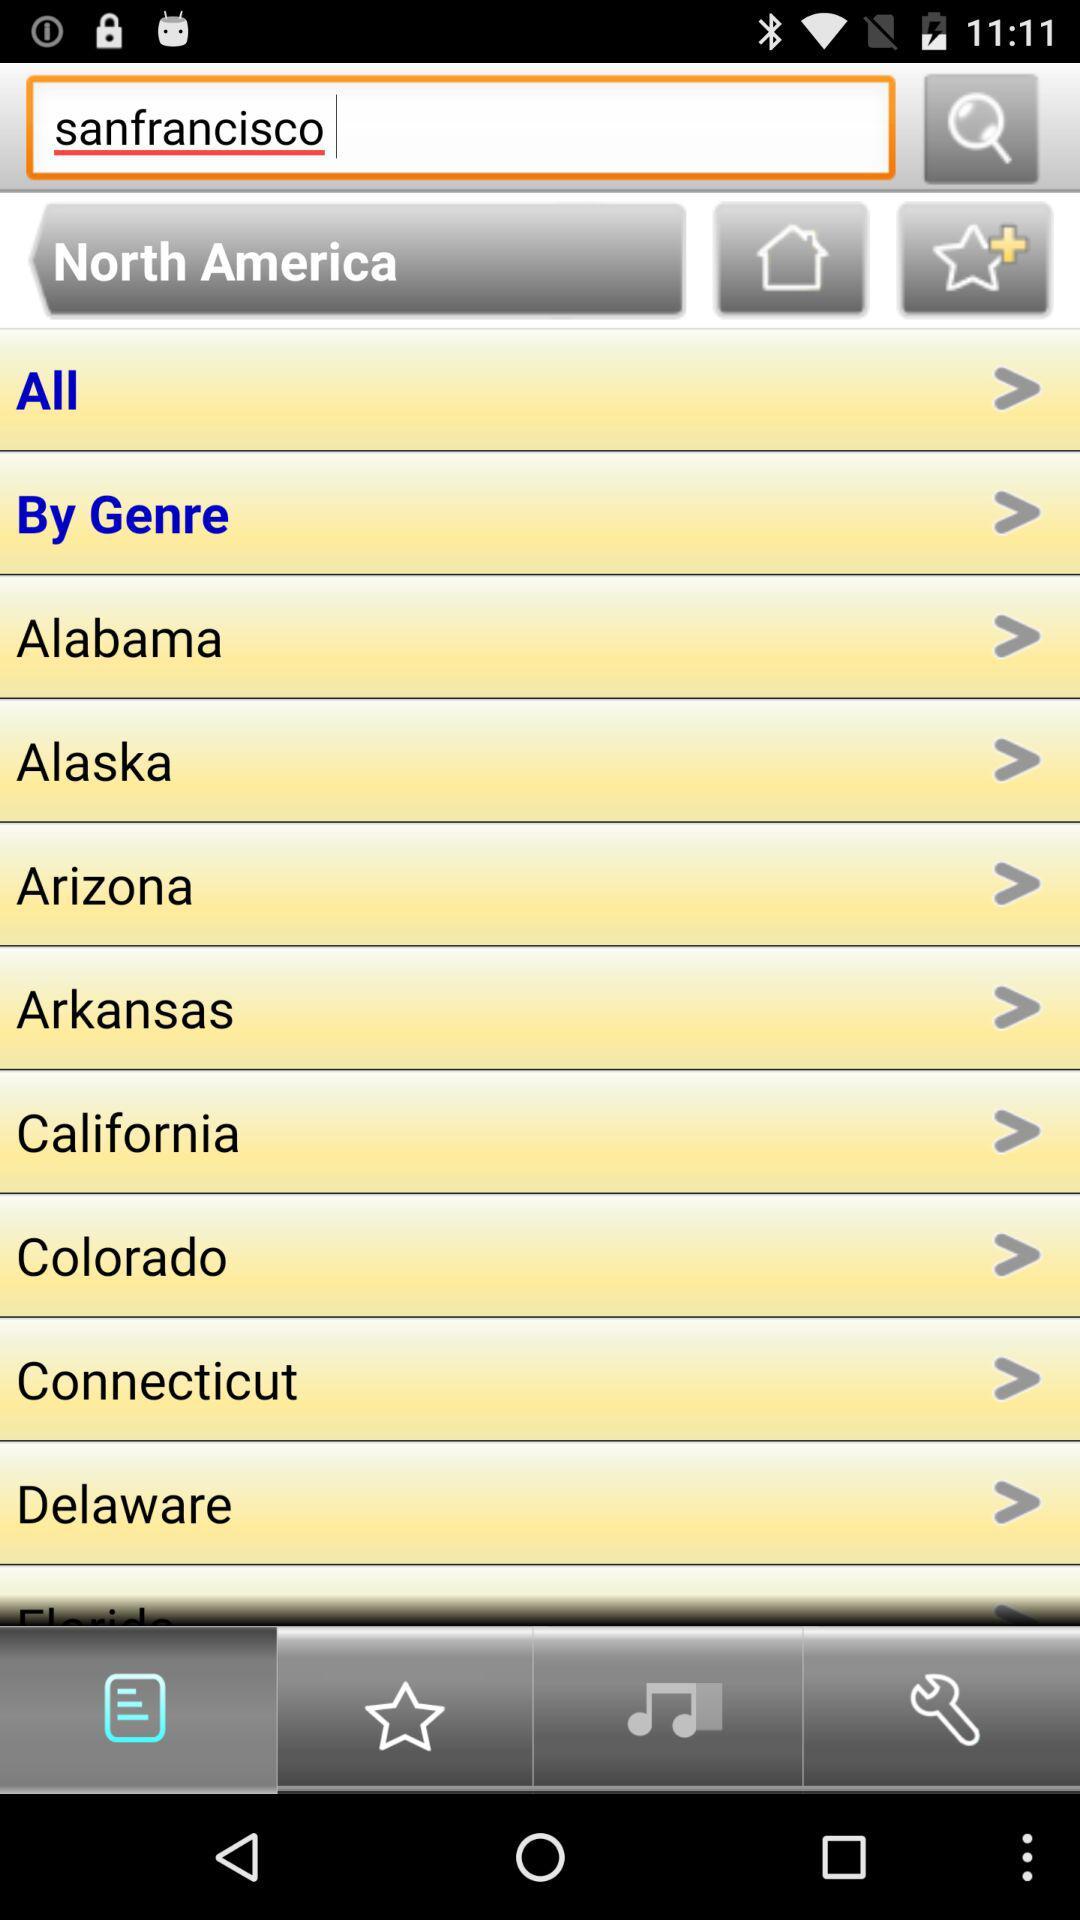 Image resolution: width=1080 pixels, height=1920 pixels. Describe the element at coordinates (974, 259) in the screenshot. I see `to favorites` at that location.